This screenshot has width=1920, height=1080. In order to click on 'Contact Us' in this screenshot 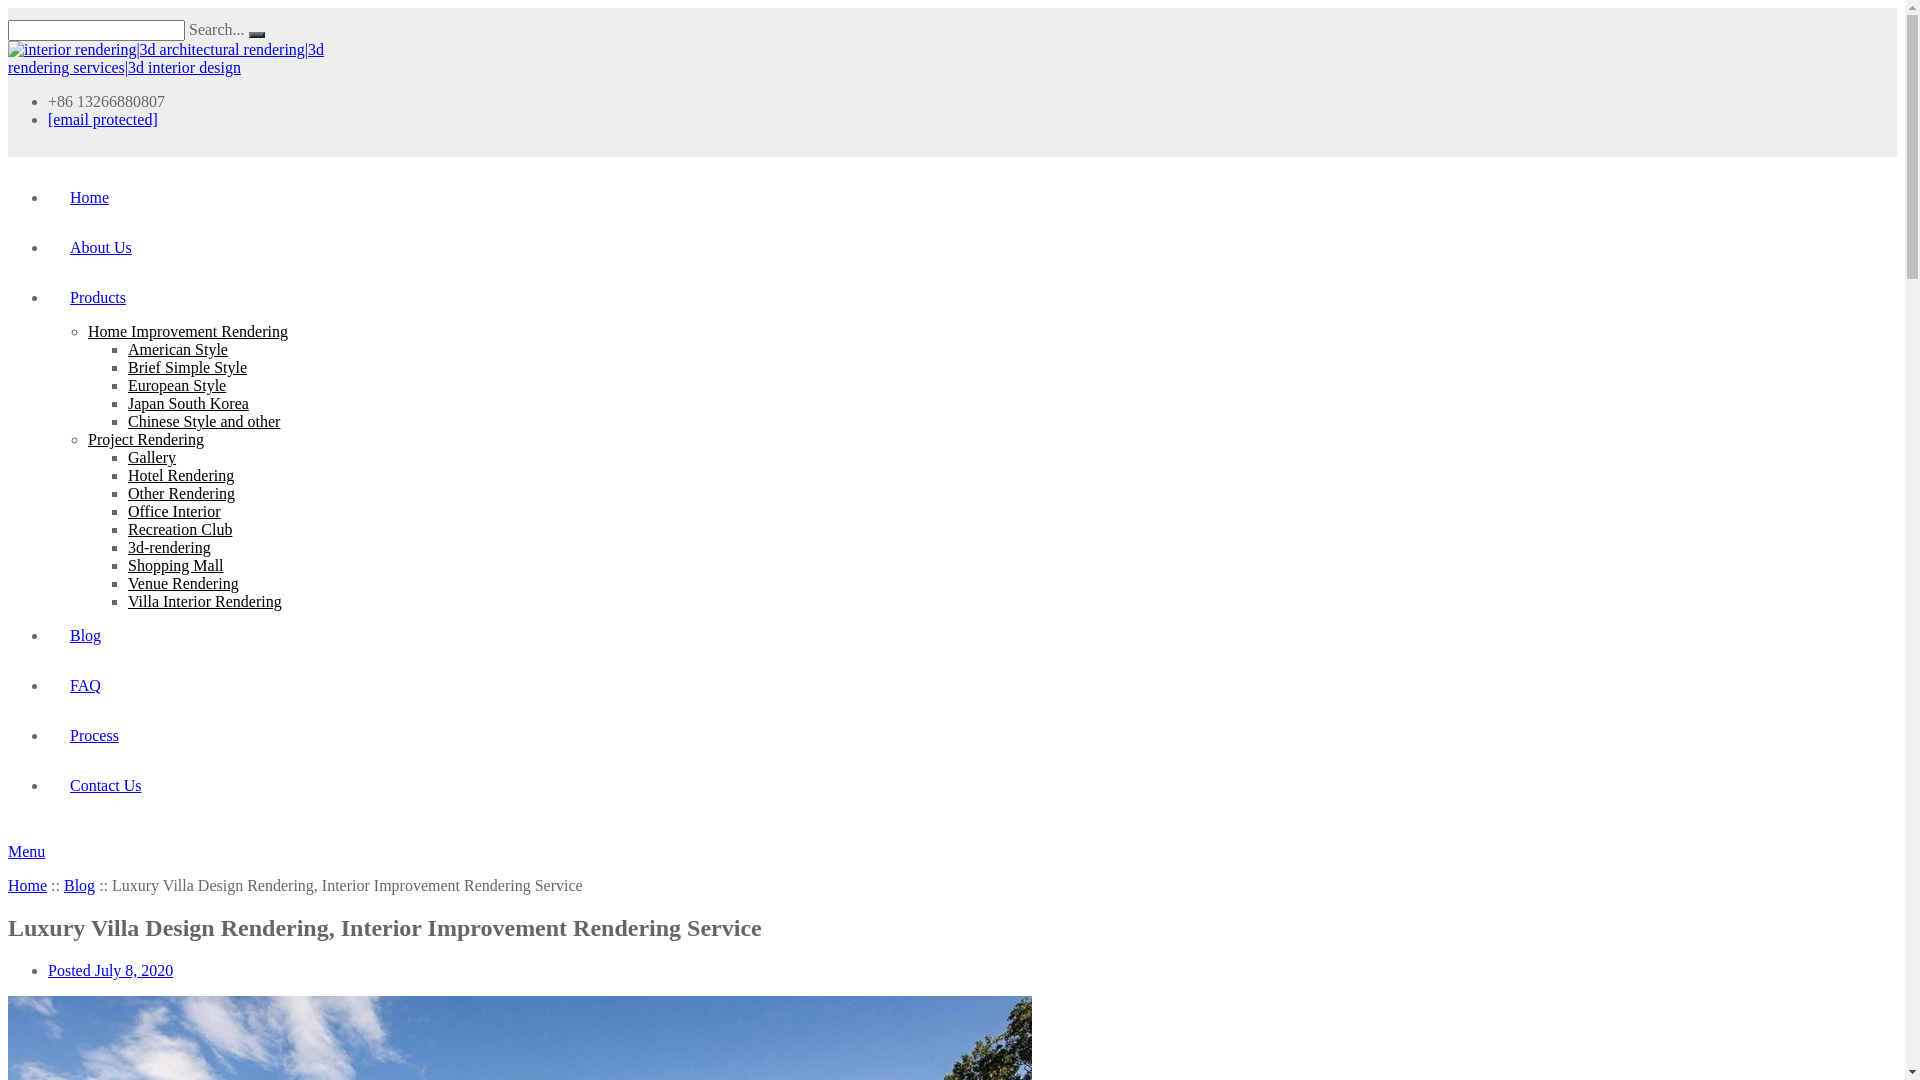, I will do `click(99, 784)`.